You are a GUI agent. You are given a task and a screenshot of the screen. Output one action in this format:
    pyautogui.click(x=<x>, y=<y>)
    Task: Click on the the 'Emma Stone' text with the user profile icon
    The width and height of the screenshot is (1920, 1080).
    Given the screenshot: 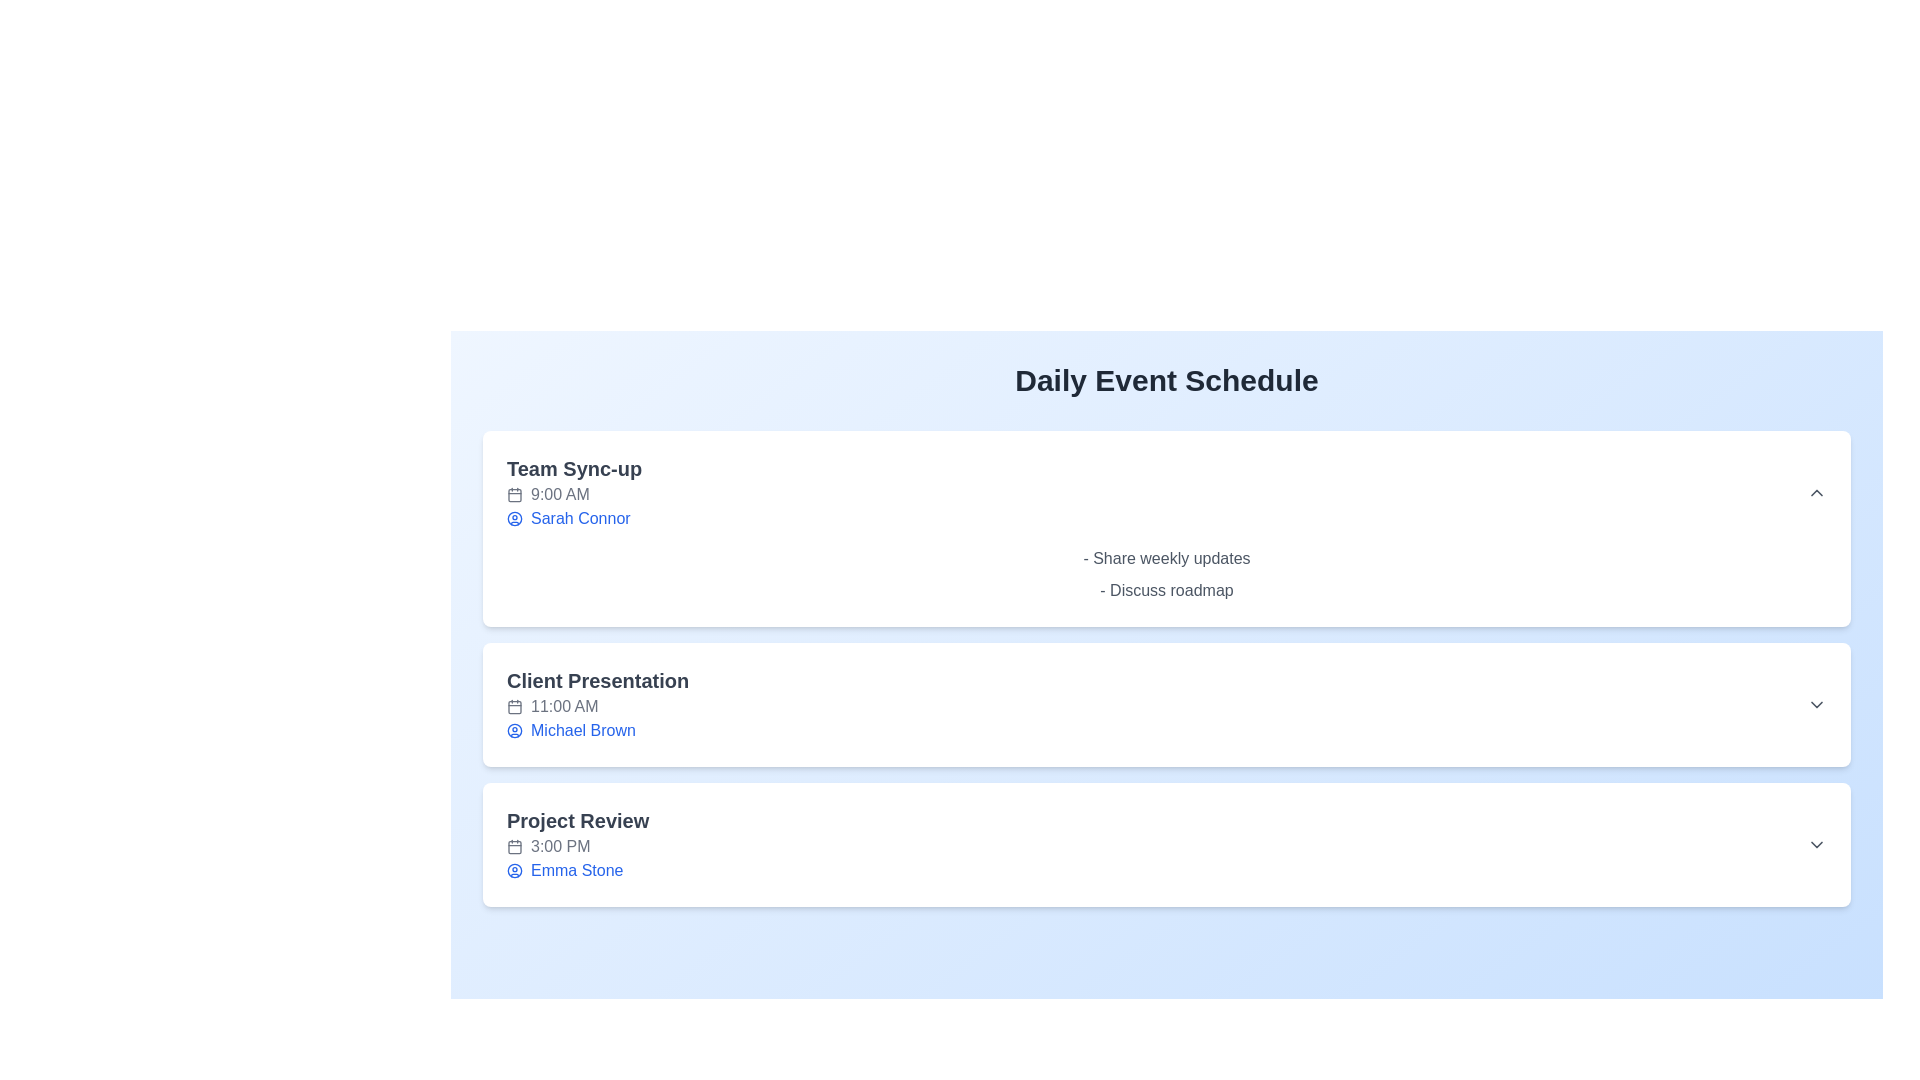 What is the action you would take?
    pyautogui.click(x=577, y=870)
    